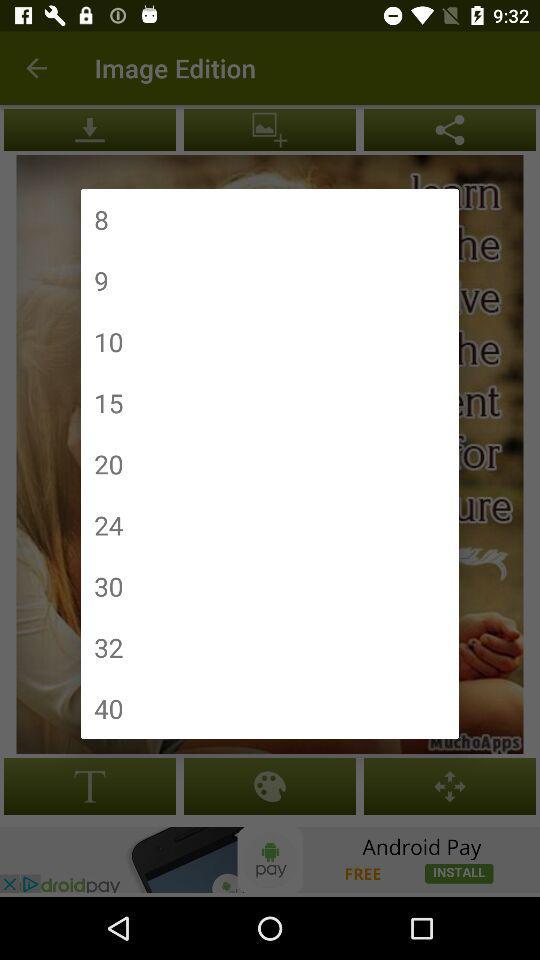 The width and height of the screenshot is (540, 960). I want to click on 10, so click(108, 341).